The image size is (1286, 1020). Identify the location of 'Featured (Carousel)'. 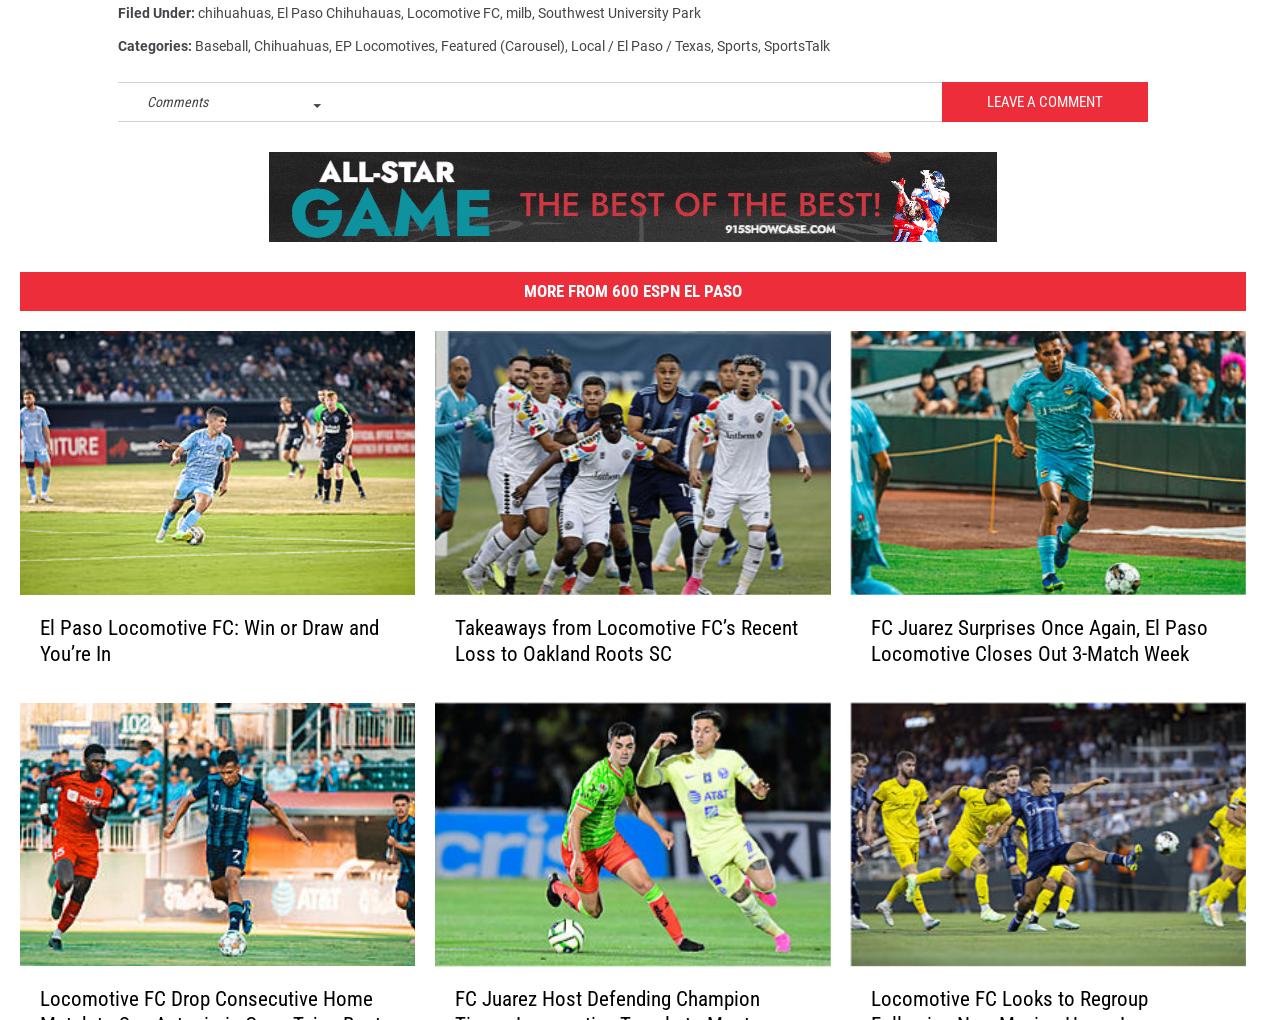
(501, 54).